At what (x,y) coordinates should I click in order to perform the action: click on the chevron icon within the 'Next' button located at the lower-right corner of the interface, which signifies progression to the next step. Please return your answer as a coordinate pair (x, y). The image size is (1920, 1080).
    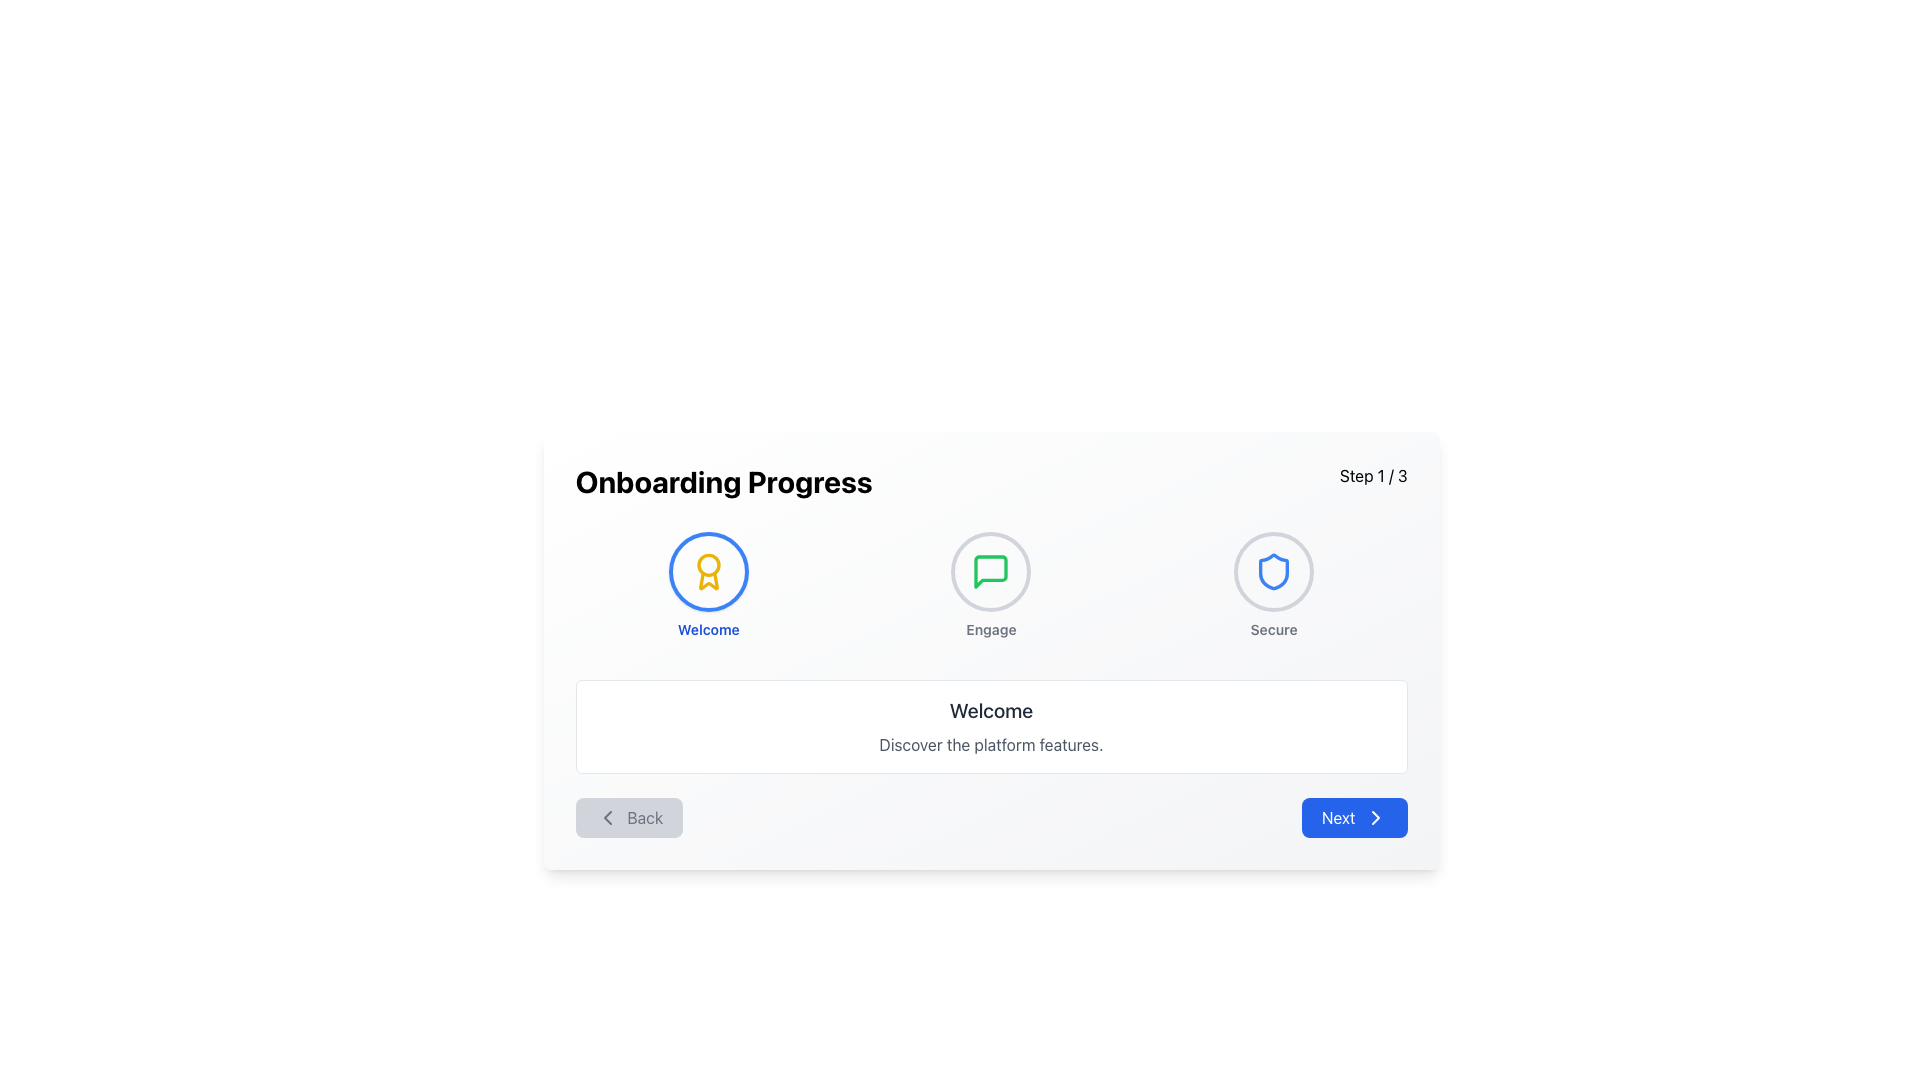
    Looking at the image, I should click on (1374, 817).